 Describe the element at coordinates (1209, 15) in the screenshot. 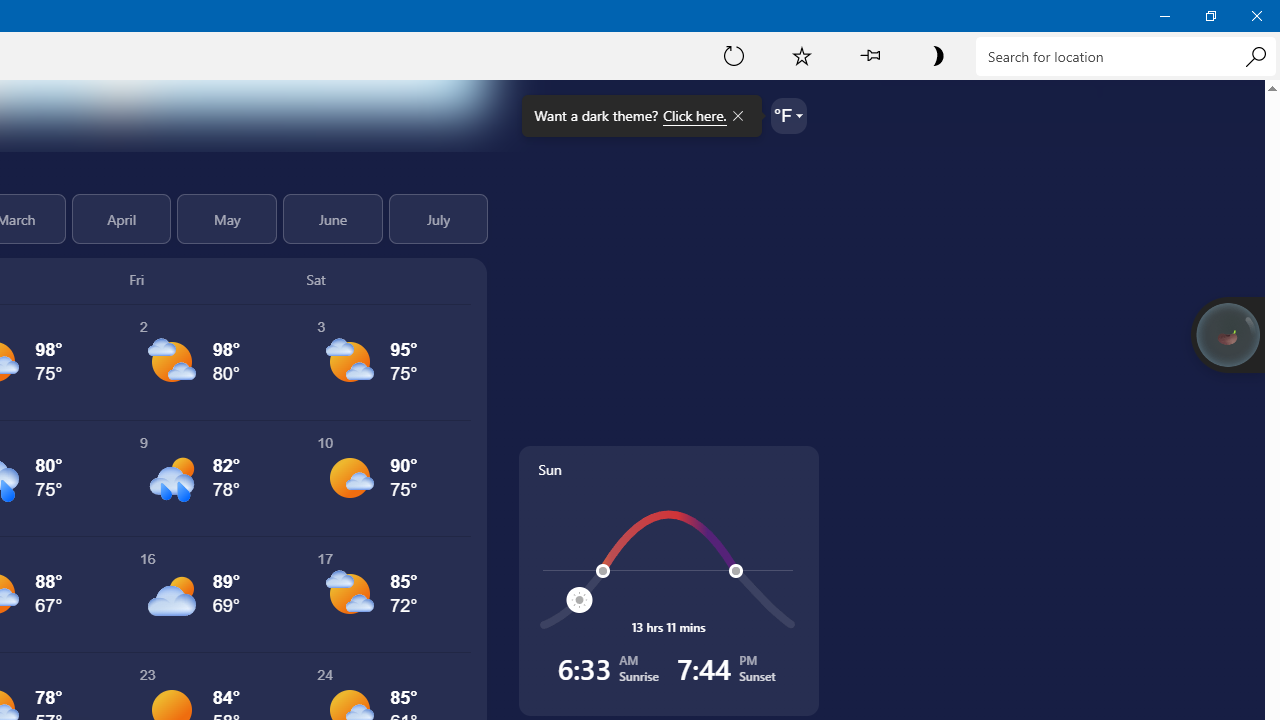

I see `'Restore Weather'` at that location.